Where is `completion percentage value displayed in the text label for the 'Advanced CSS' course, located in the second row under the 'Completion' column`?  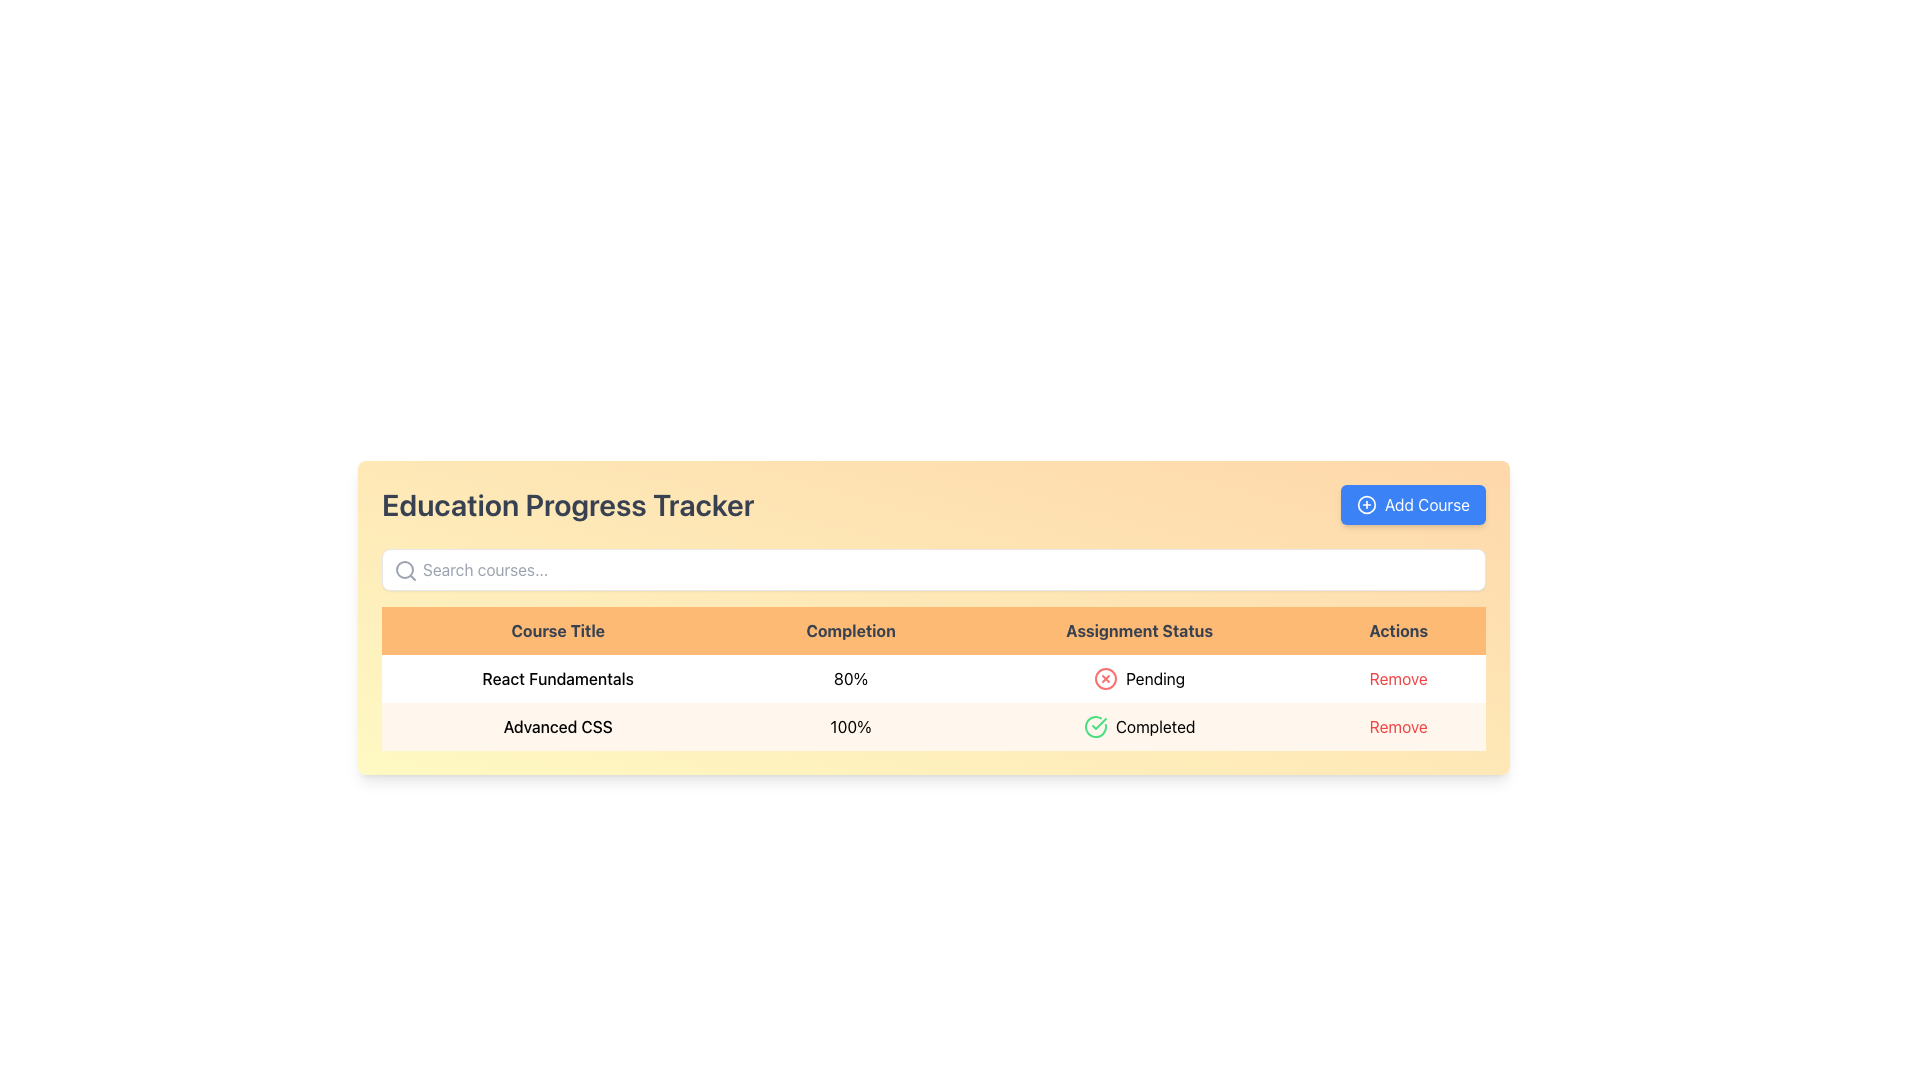
completion percentage value displayed in the text label for the 'Advanced CSS' course, located in the second row under the 'Completion' column is located at coordinates (851, 726).